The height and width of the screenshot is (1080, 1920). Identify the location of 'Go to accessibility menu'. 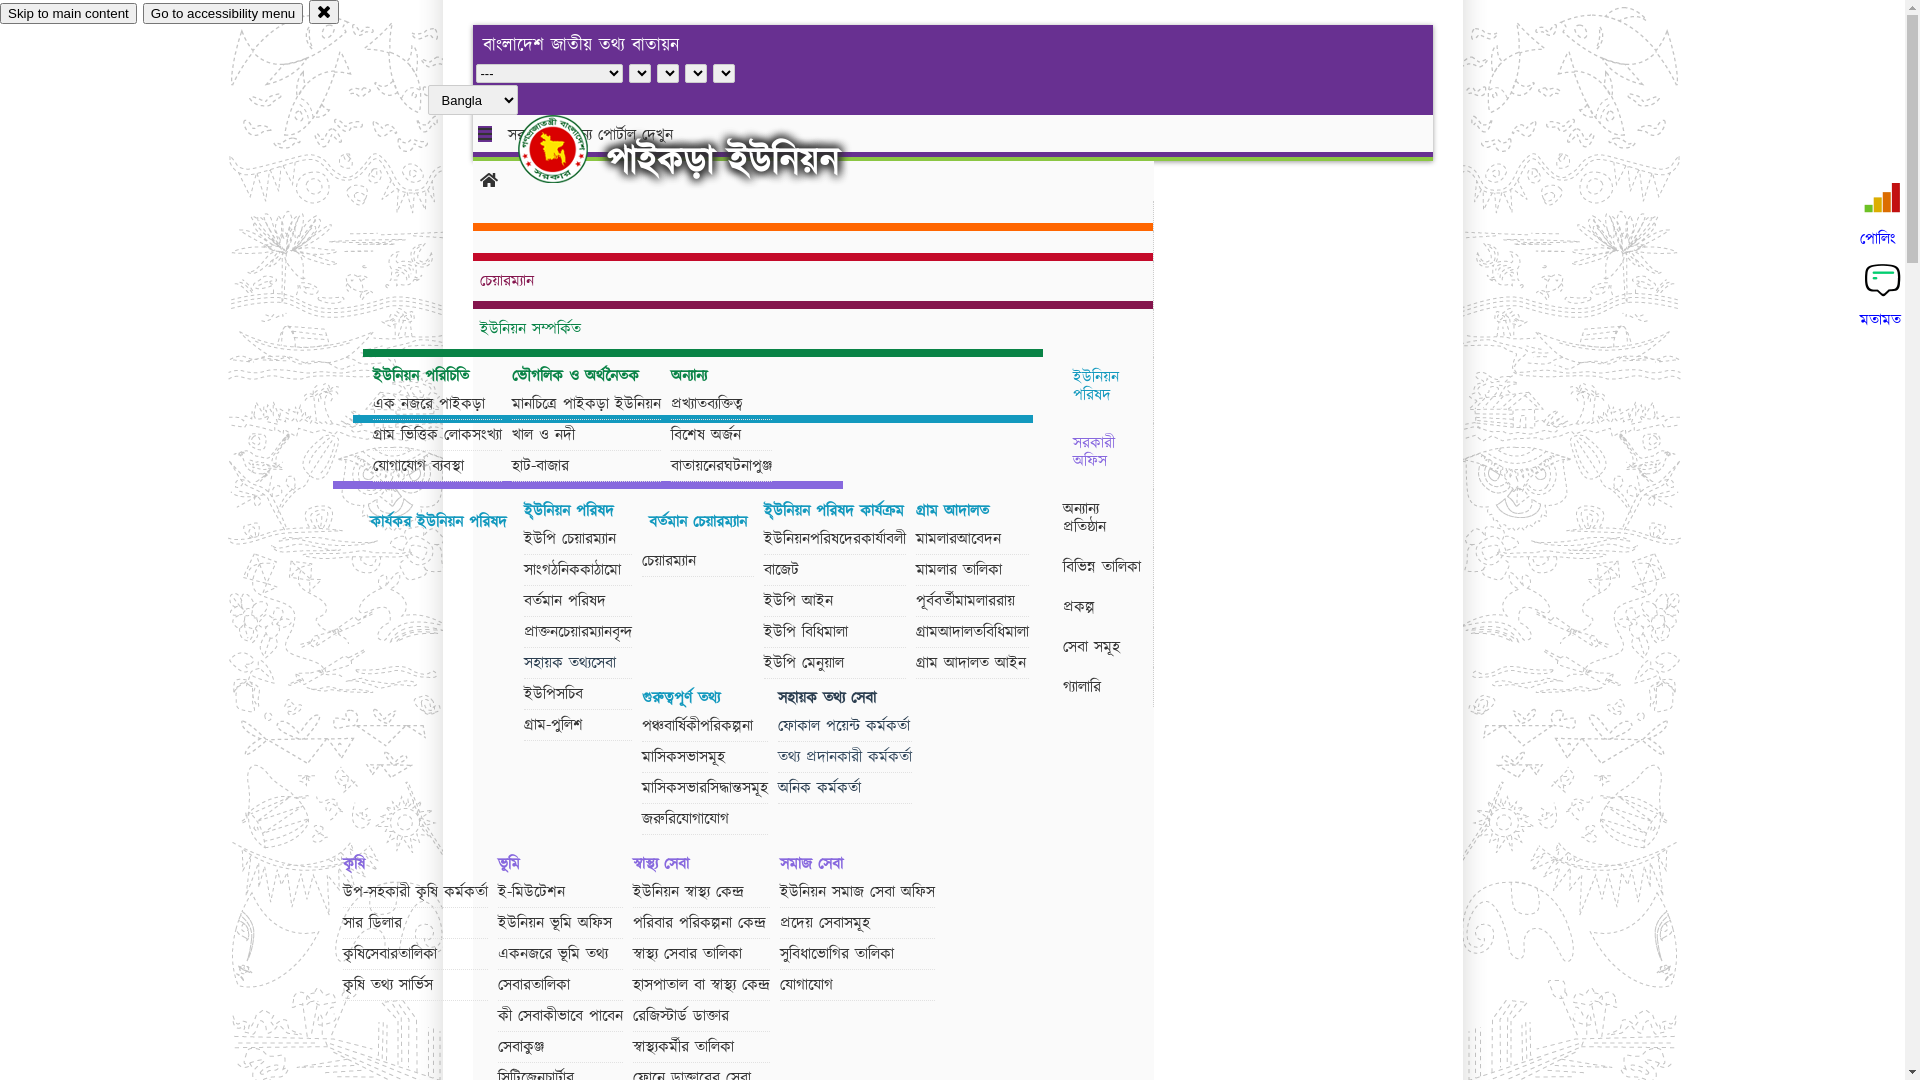
(222, 13).